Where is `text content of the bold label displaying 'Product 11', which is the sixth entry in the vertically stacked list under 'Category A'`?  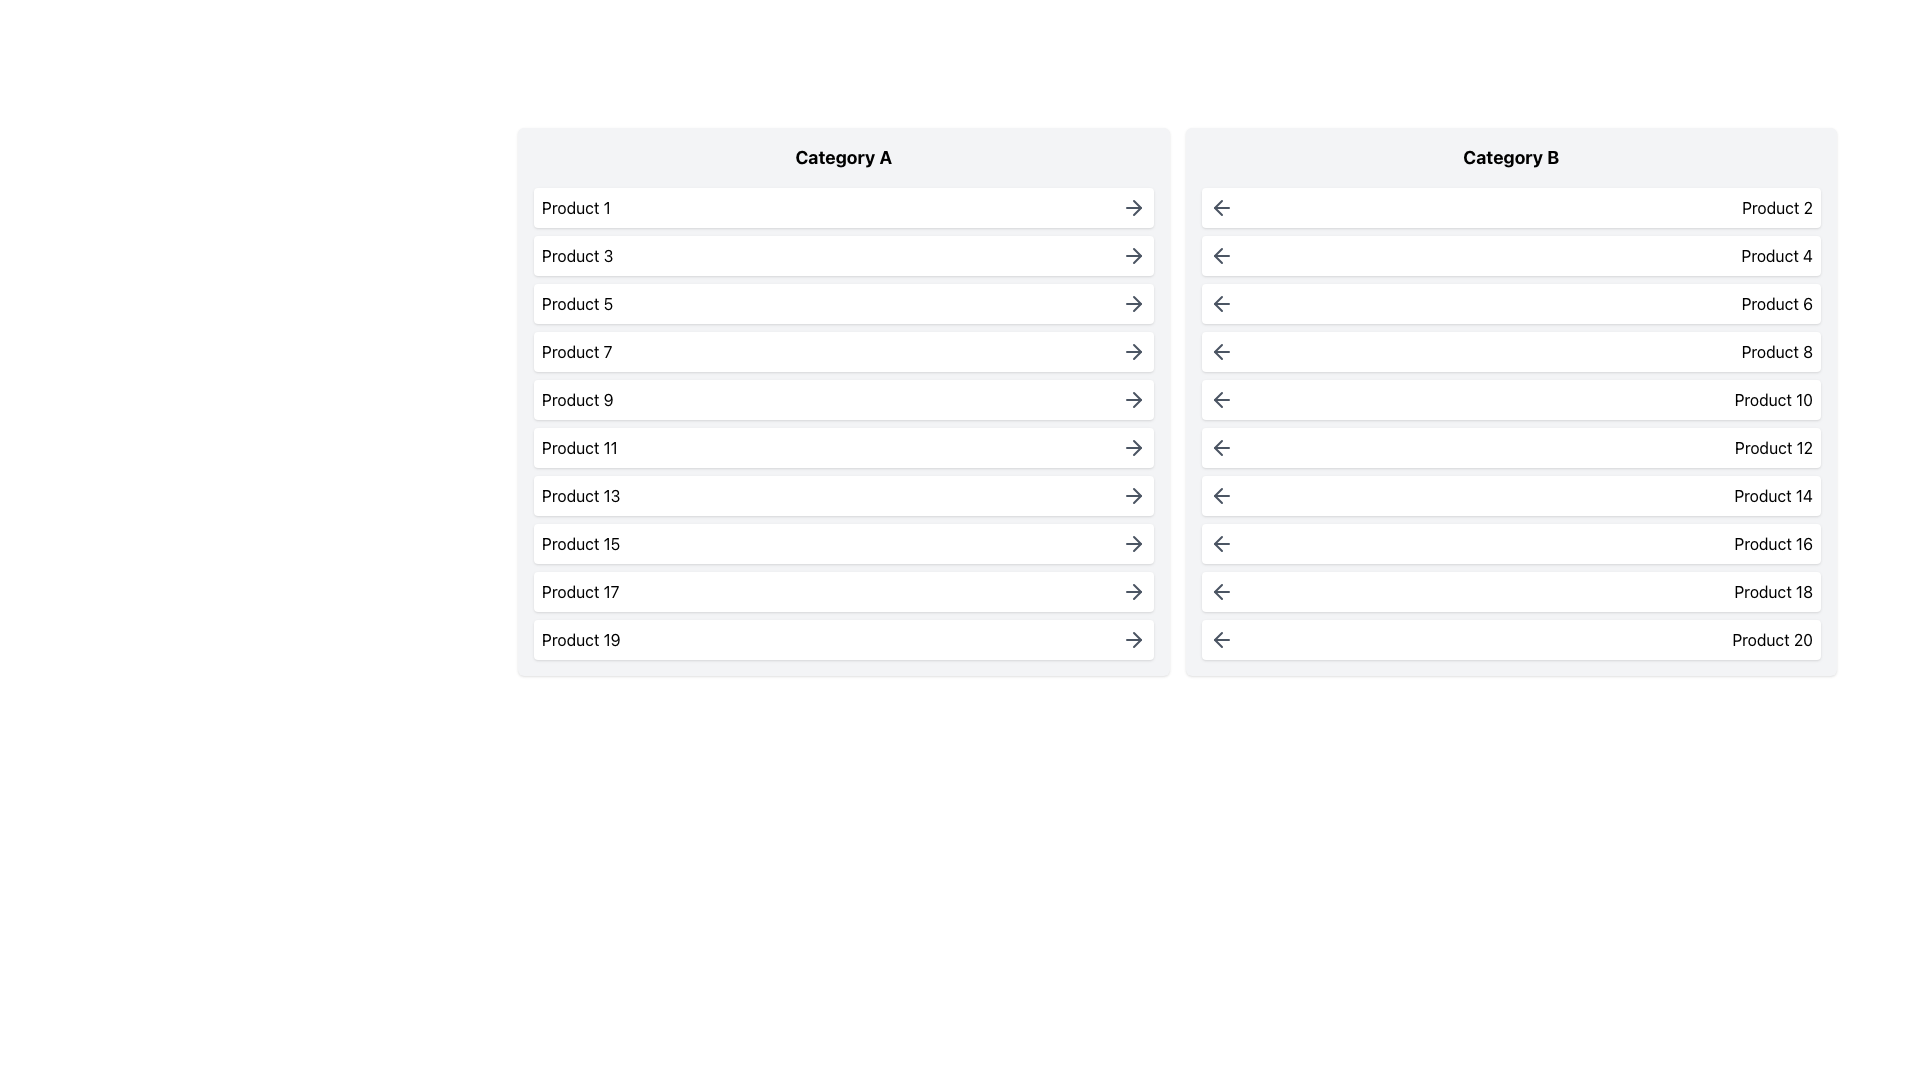
text content of the bold label displaying 'Product 11', which is the sixth entry in the vertically stacked list under 'Category A' is located at coordinates (578, 446).